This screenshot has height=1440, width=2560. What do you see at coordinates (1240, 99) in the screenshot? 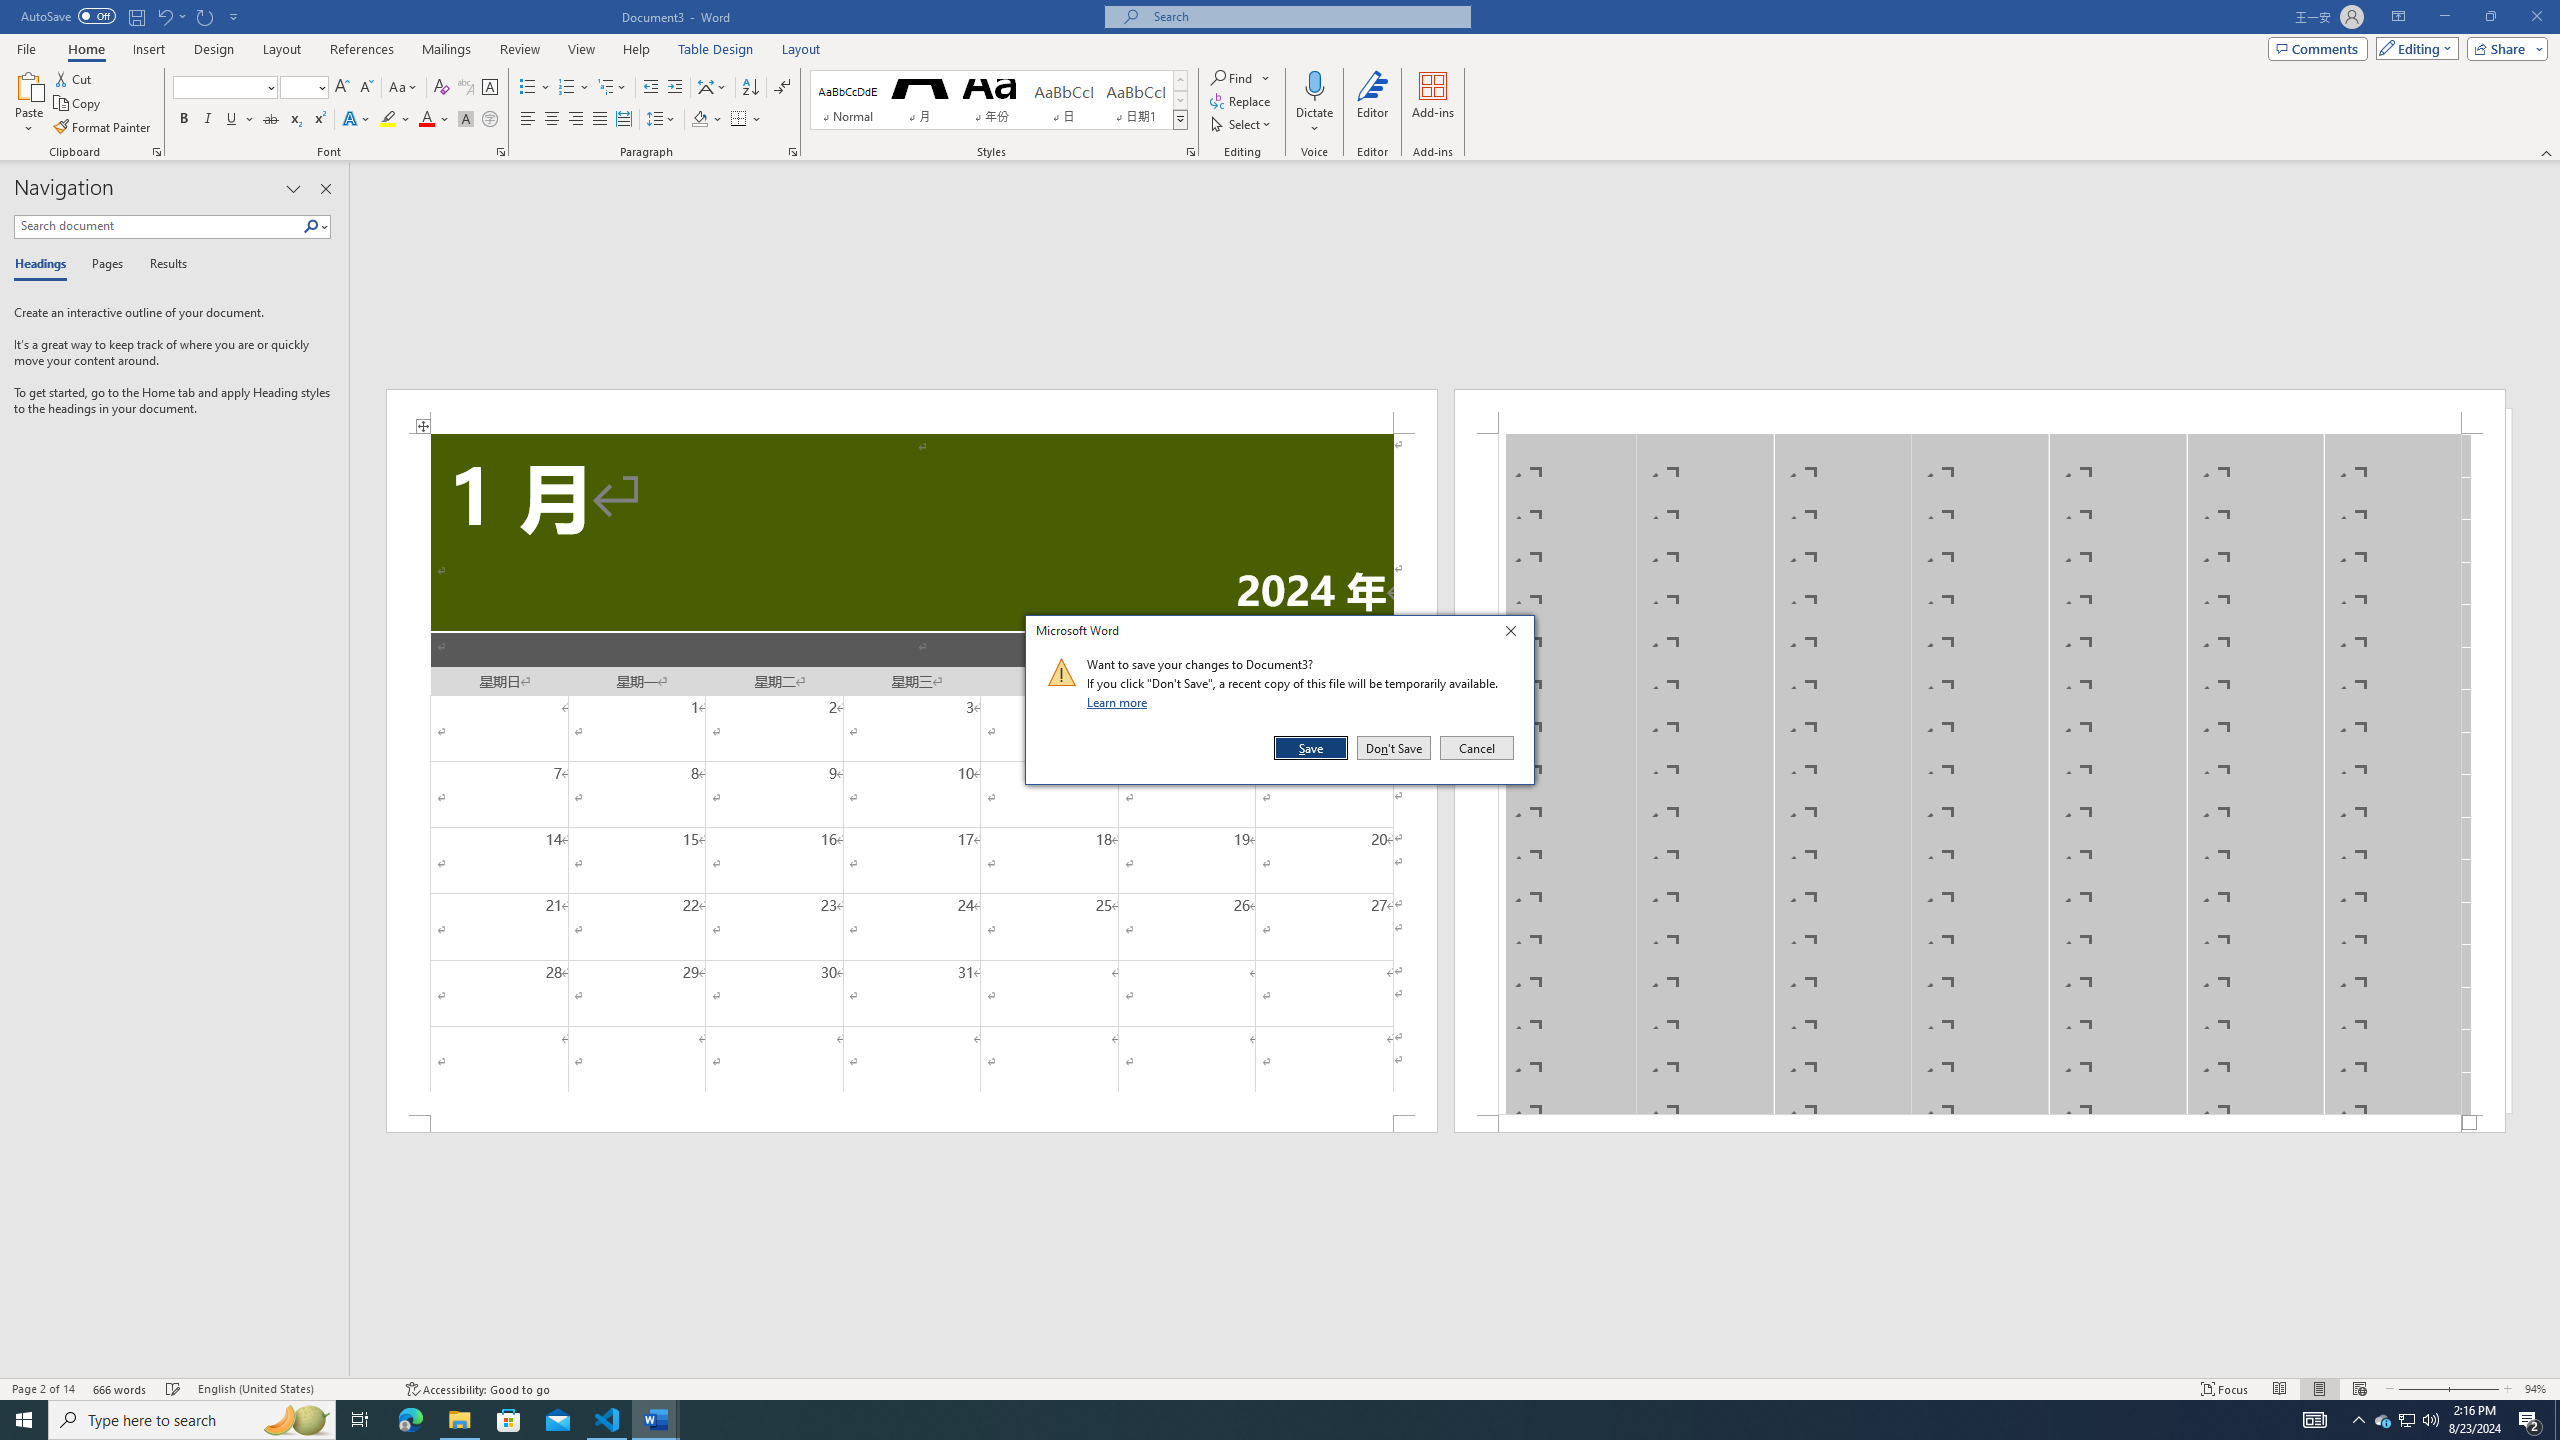
I see `'Replace...'` at bounding box center [1240, 99].